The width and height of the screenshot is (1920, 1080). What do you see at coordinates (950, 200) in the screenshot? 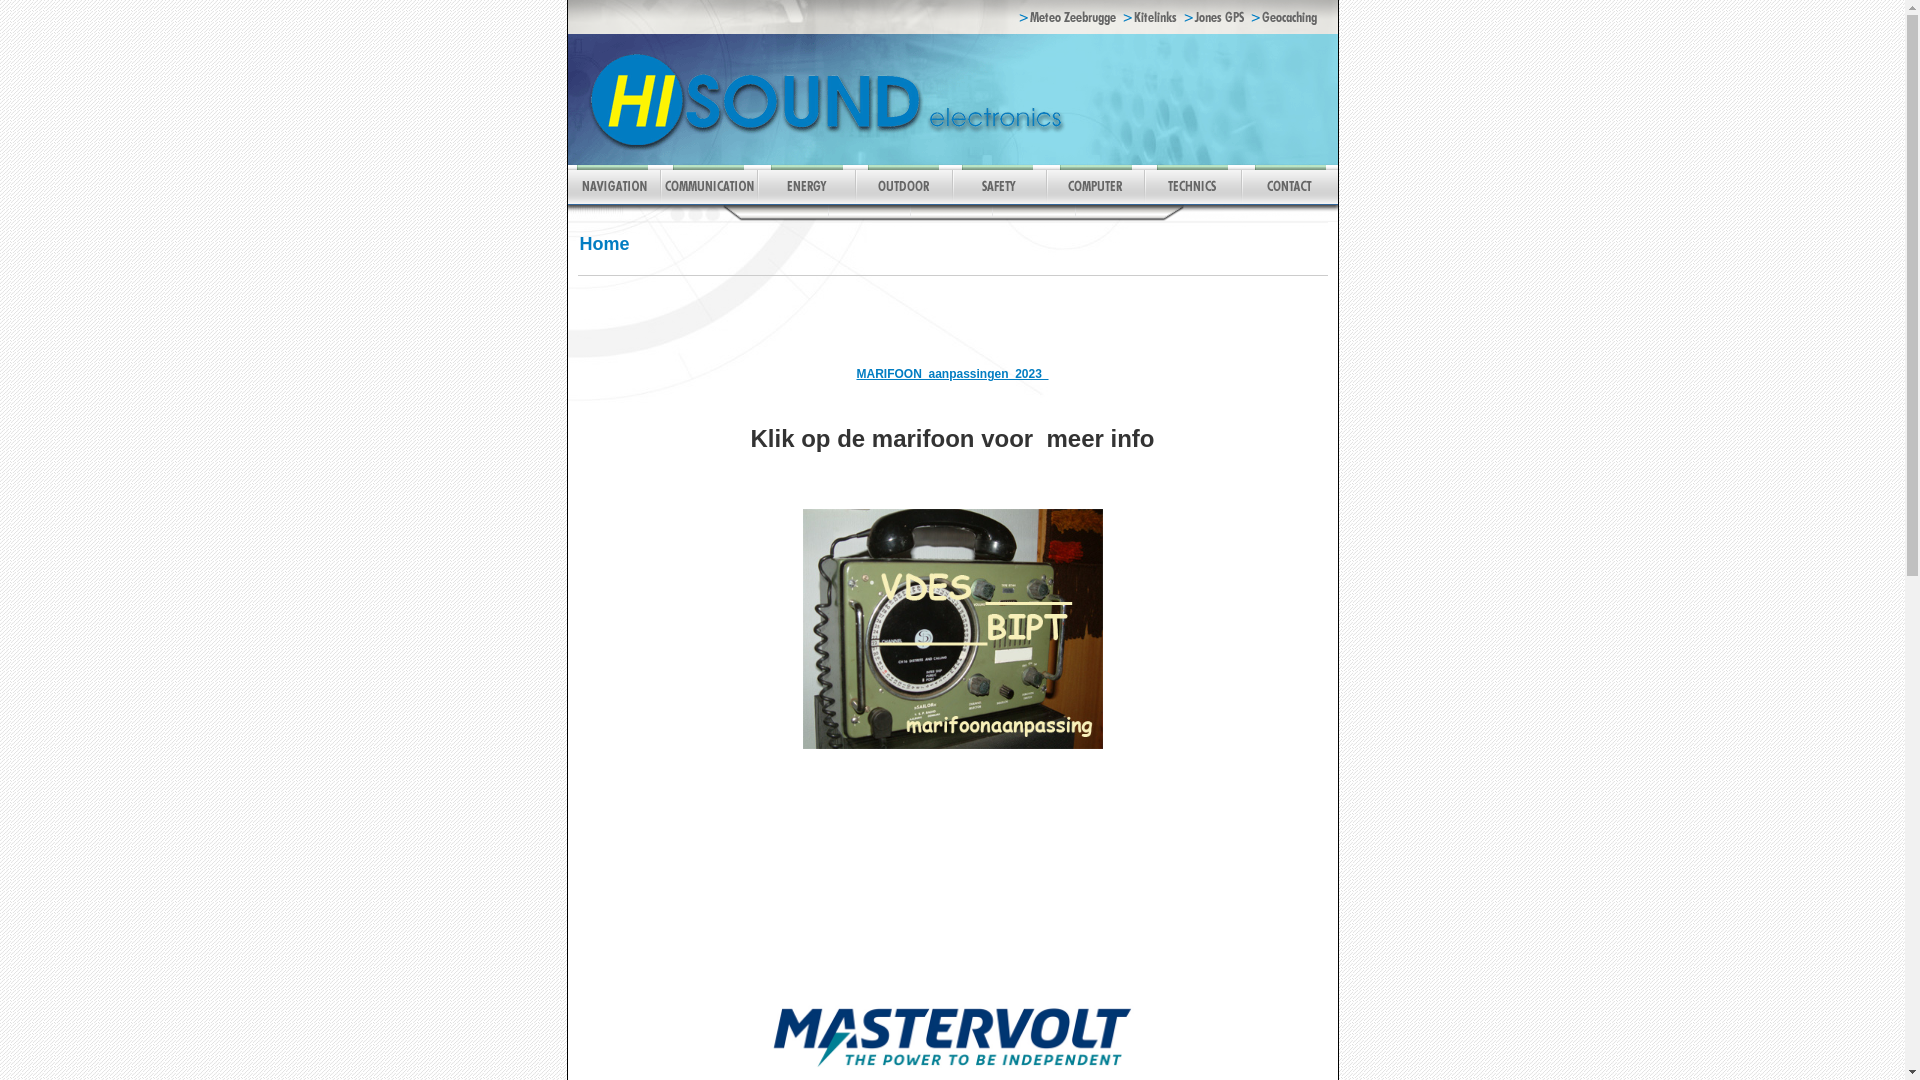
I see `'Safety'` at bounding box center [950, 200].